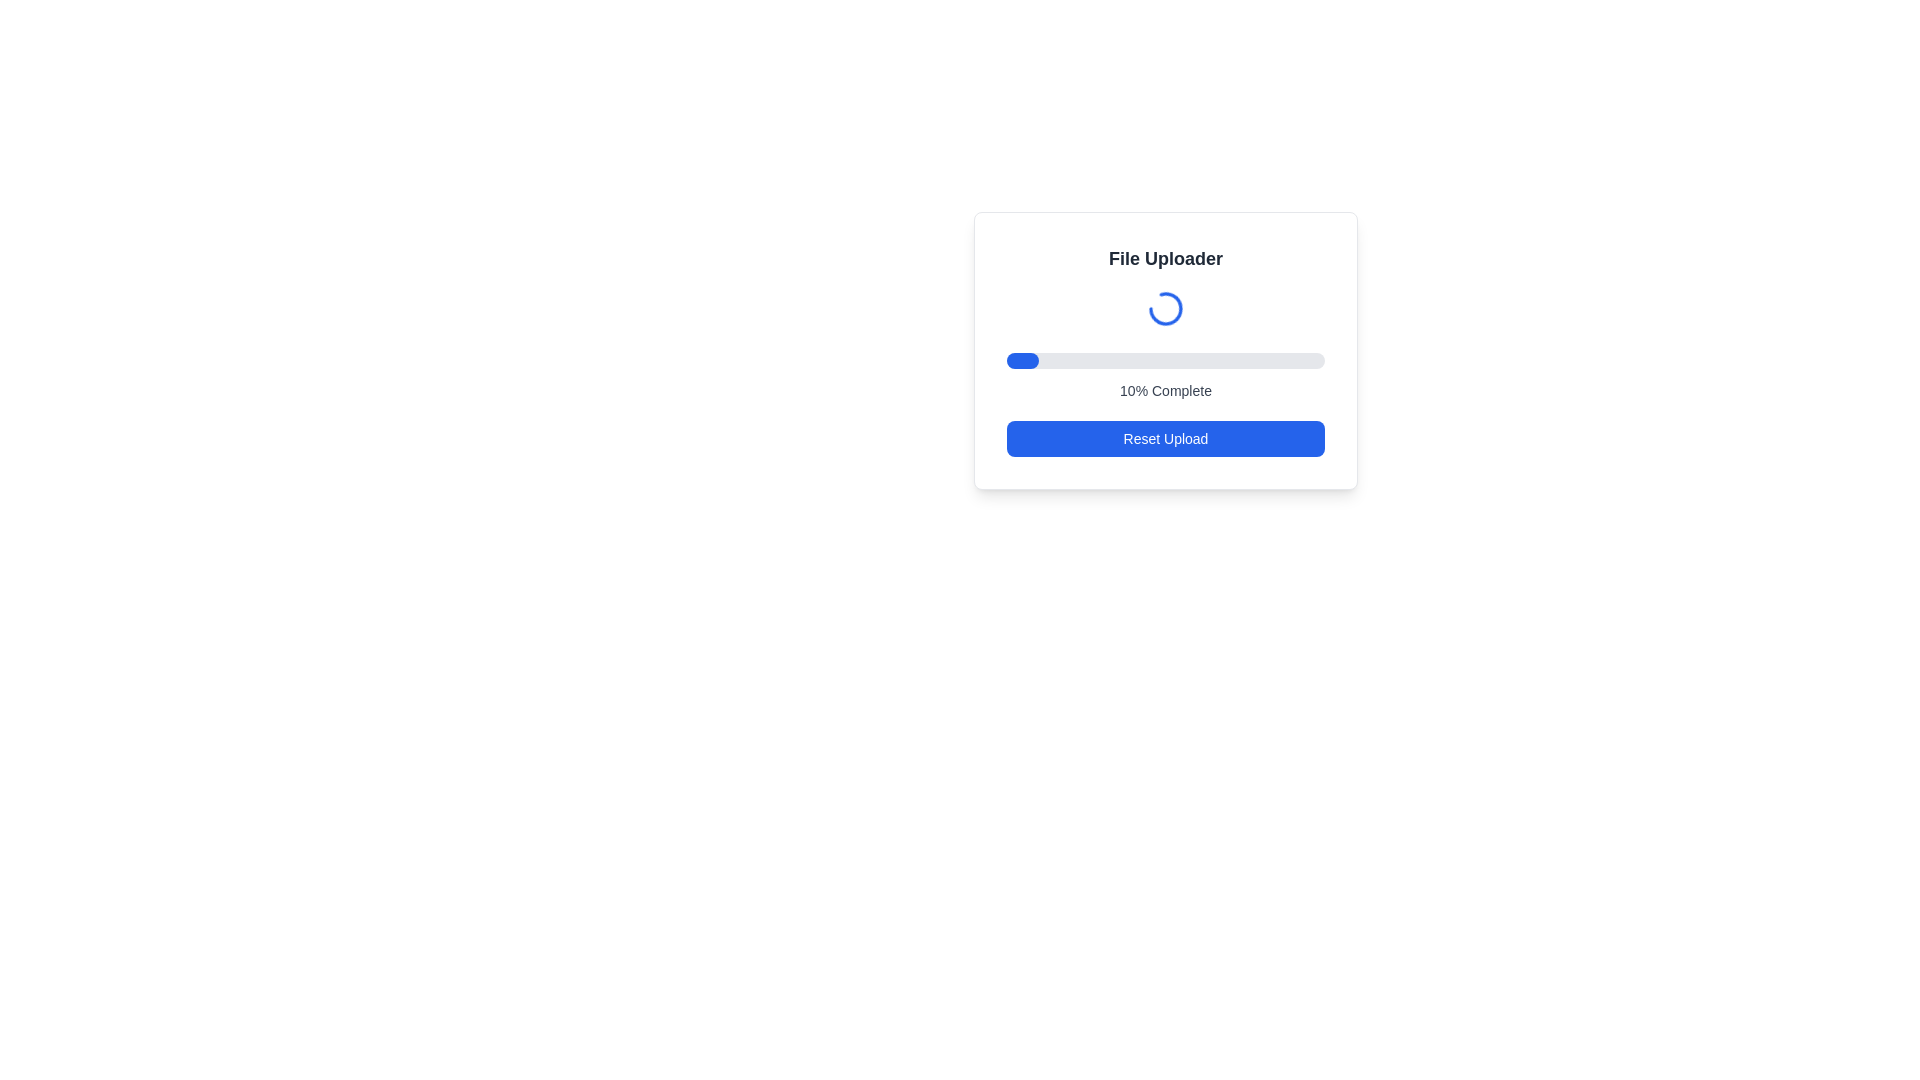 This screenshot has height=1080, width=1920. Describe the element at coordinates (1166, 390) in the screenshot. I see `the text label displaying '0% Complete', which is styled with a small, centered, gray font and located below a horizontal progress bar` at that location.